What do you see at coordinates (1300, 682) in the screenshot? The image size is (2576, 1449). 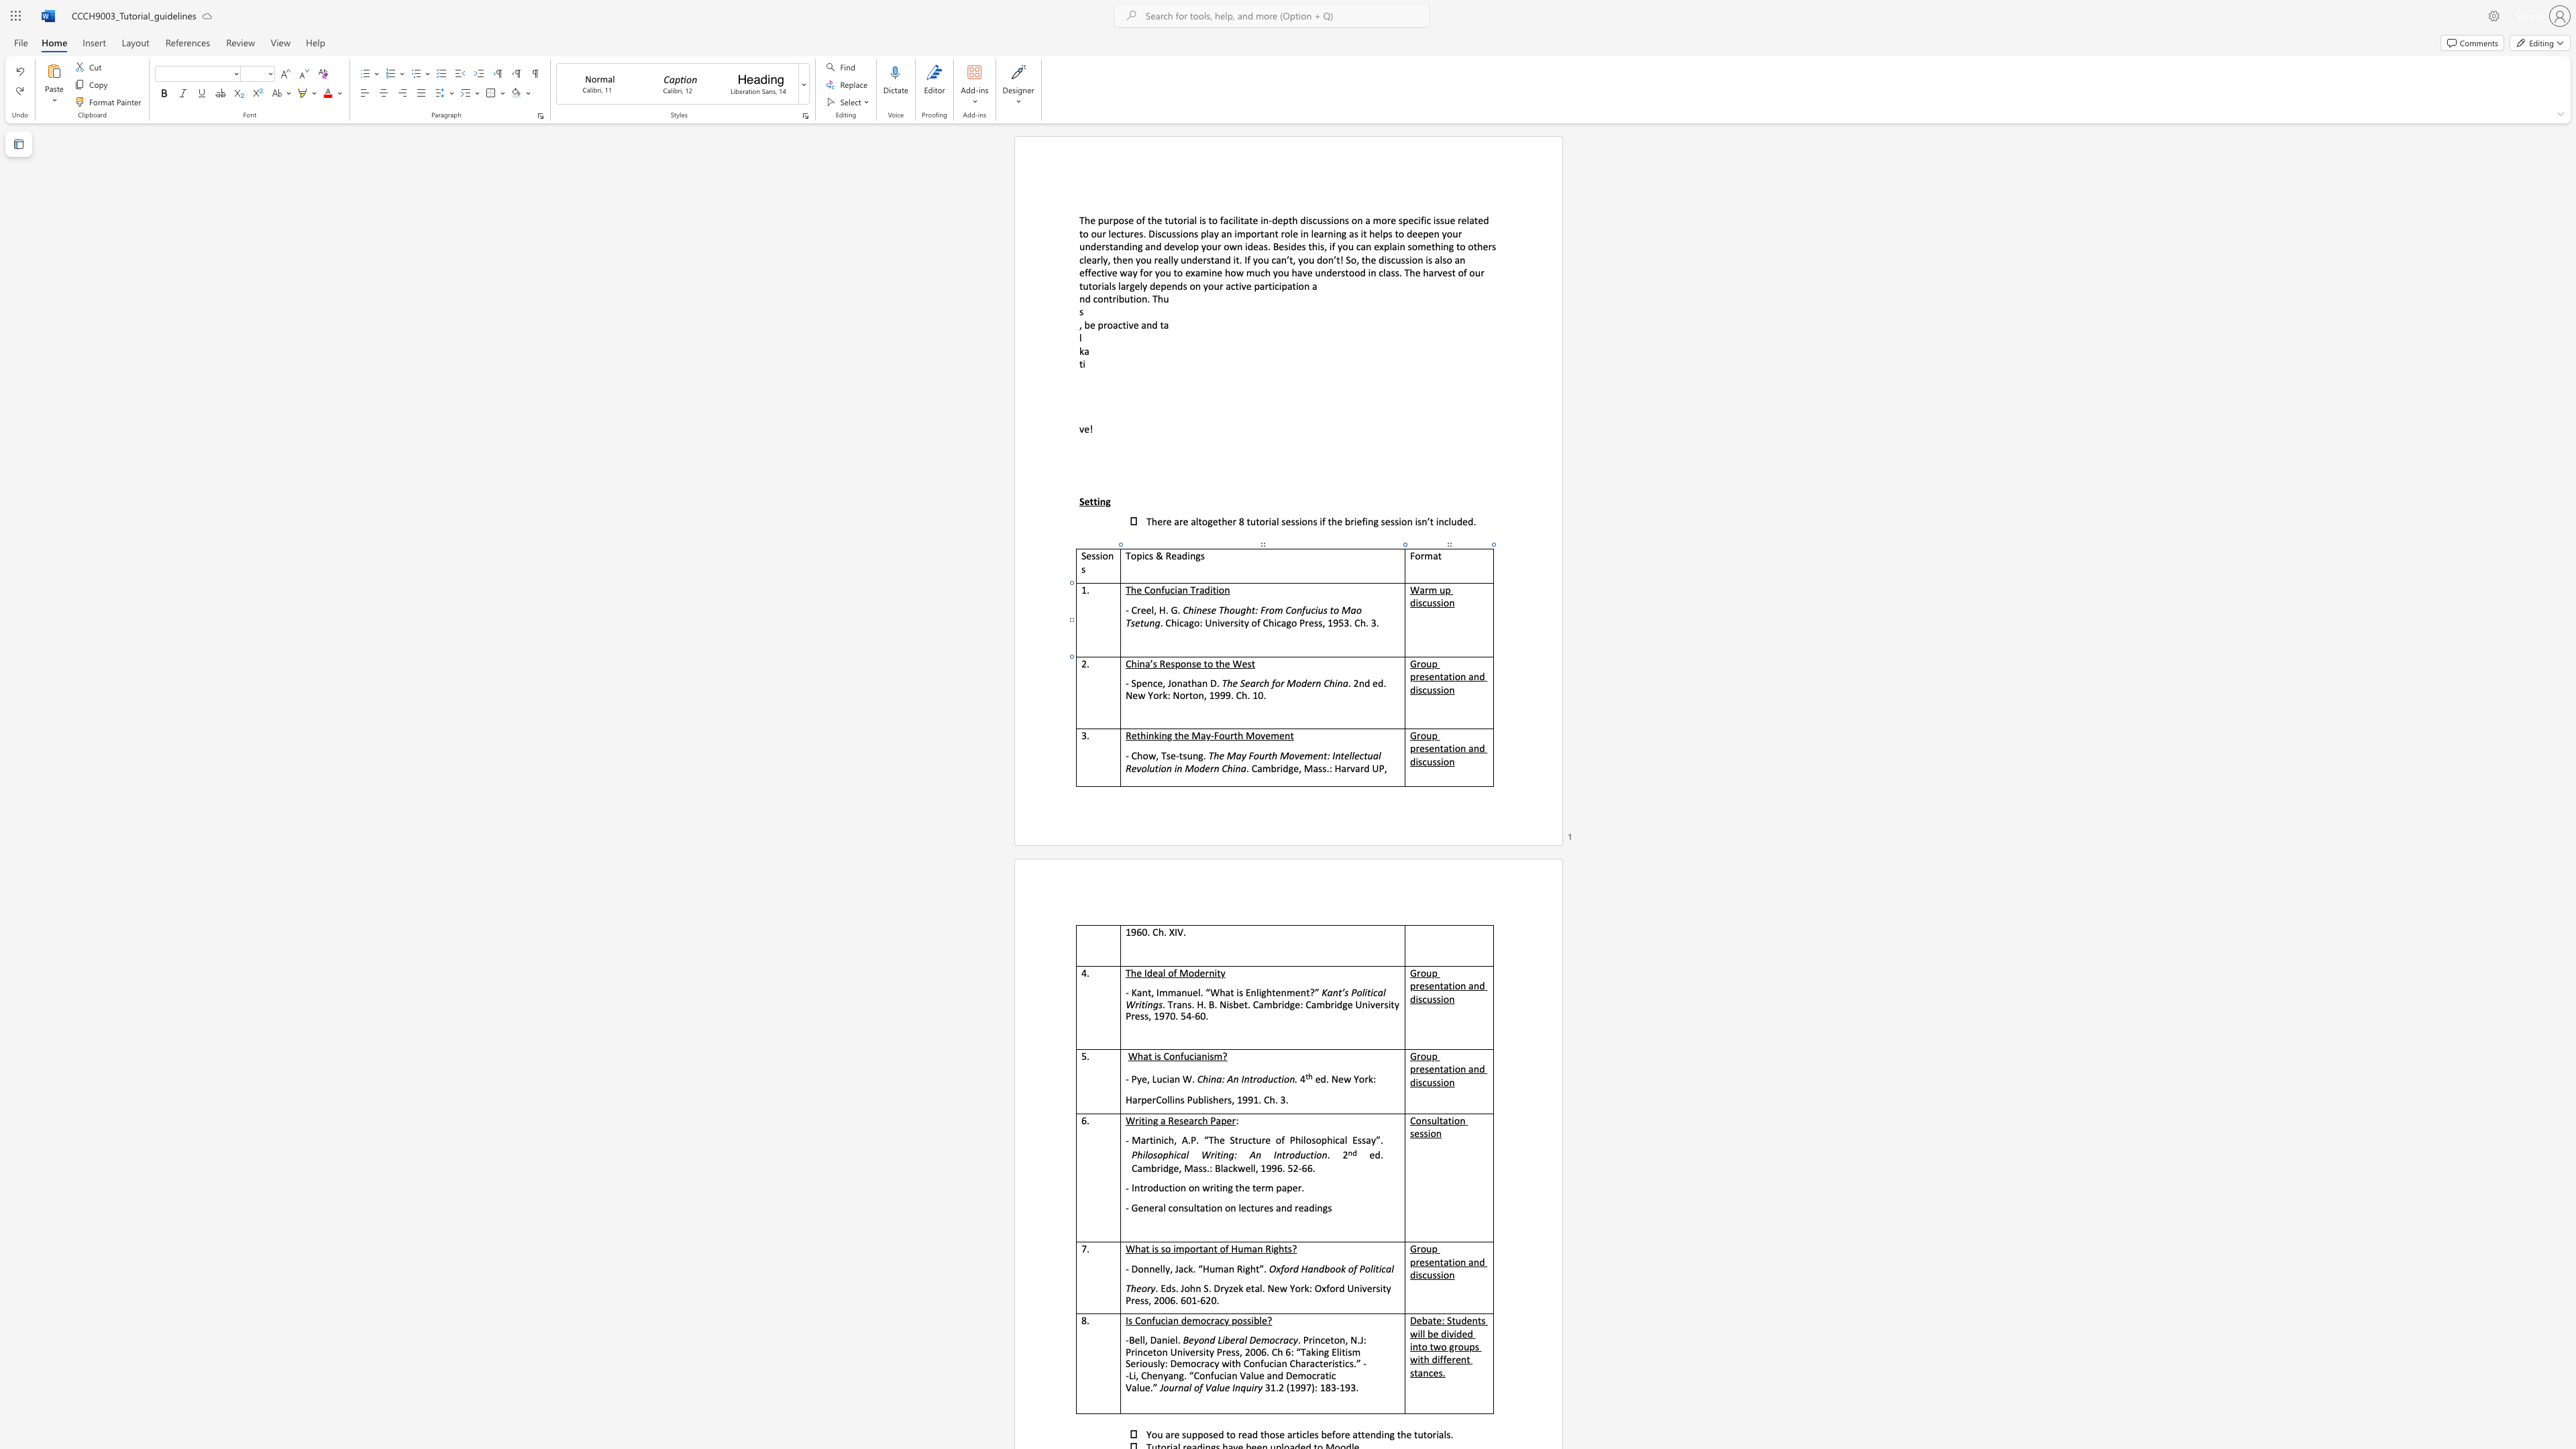 I see `the space between the continuous character "o" and "d" in the text` at bounding box center [1300, 682].